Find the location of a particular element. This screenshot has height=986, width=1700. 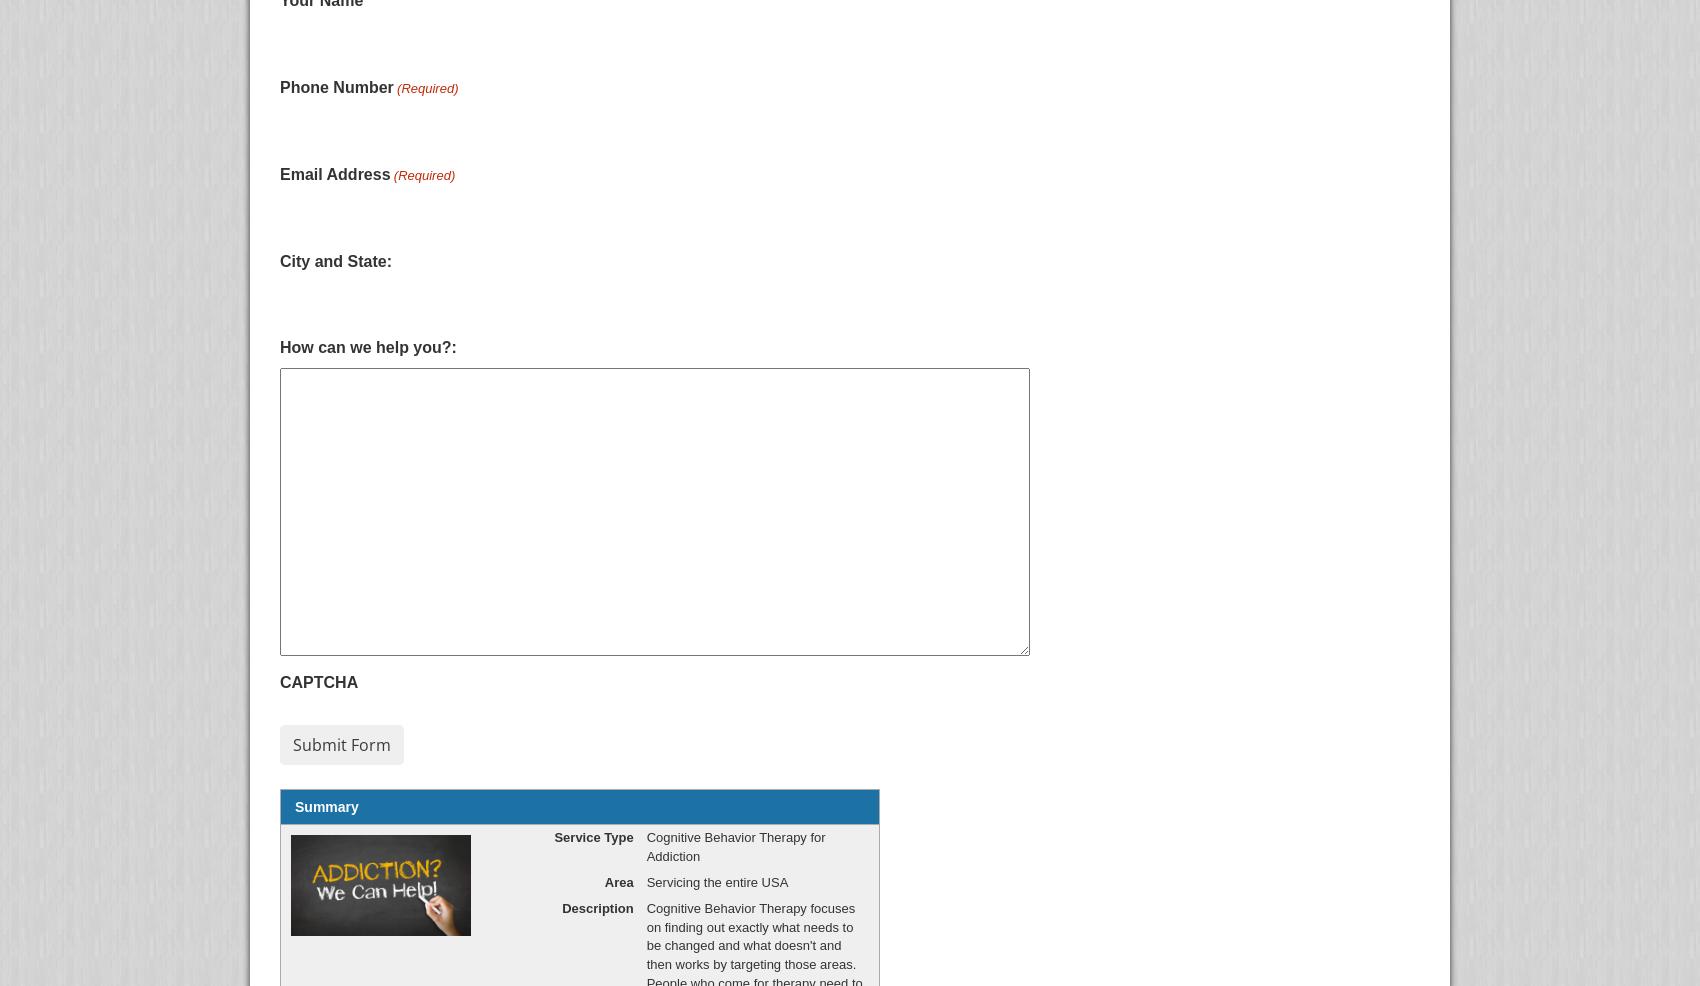

'Cognitive Behavior Therapy for Addiction' is located at coordinates (735, 845).